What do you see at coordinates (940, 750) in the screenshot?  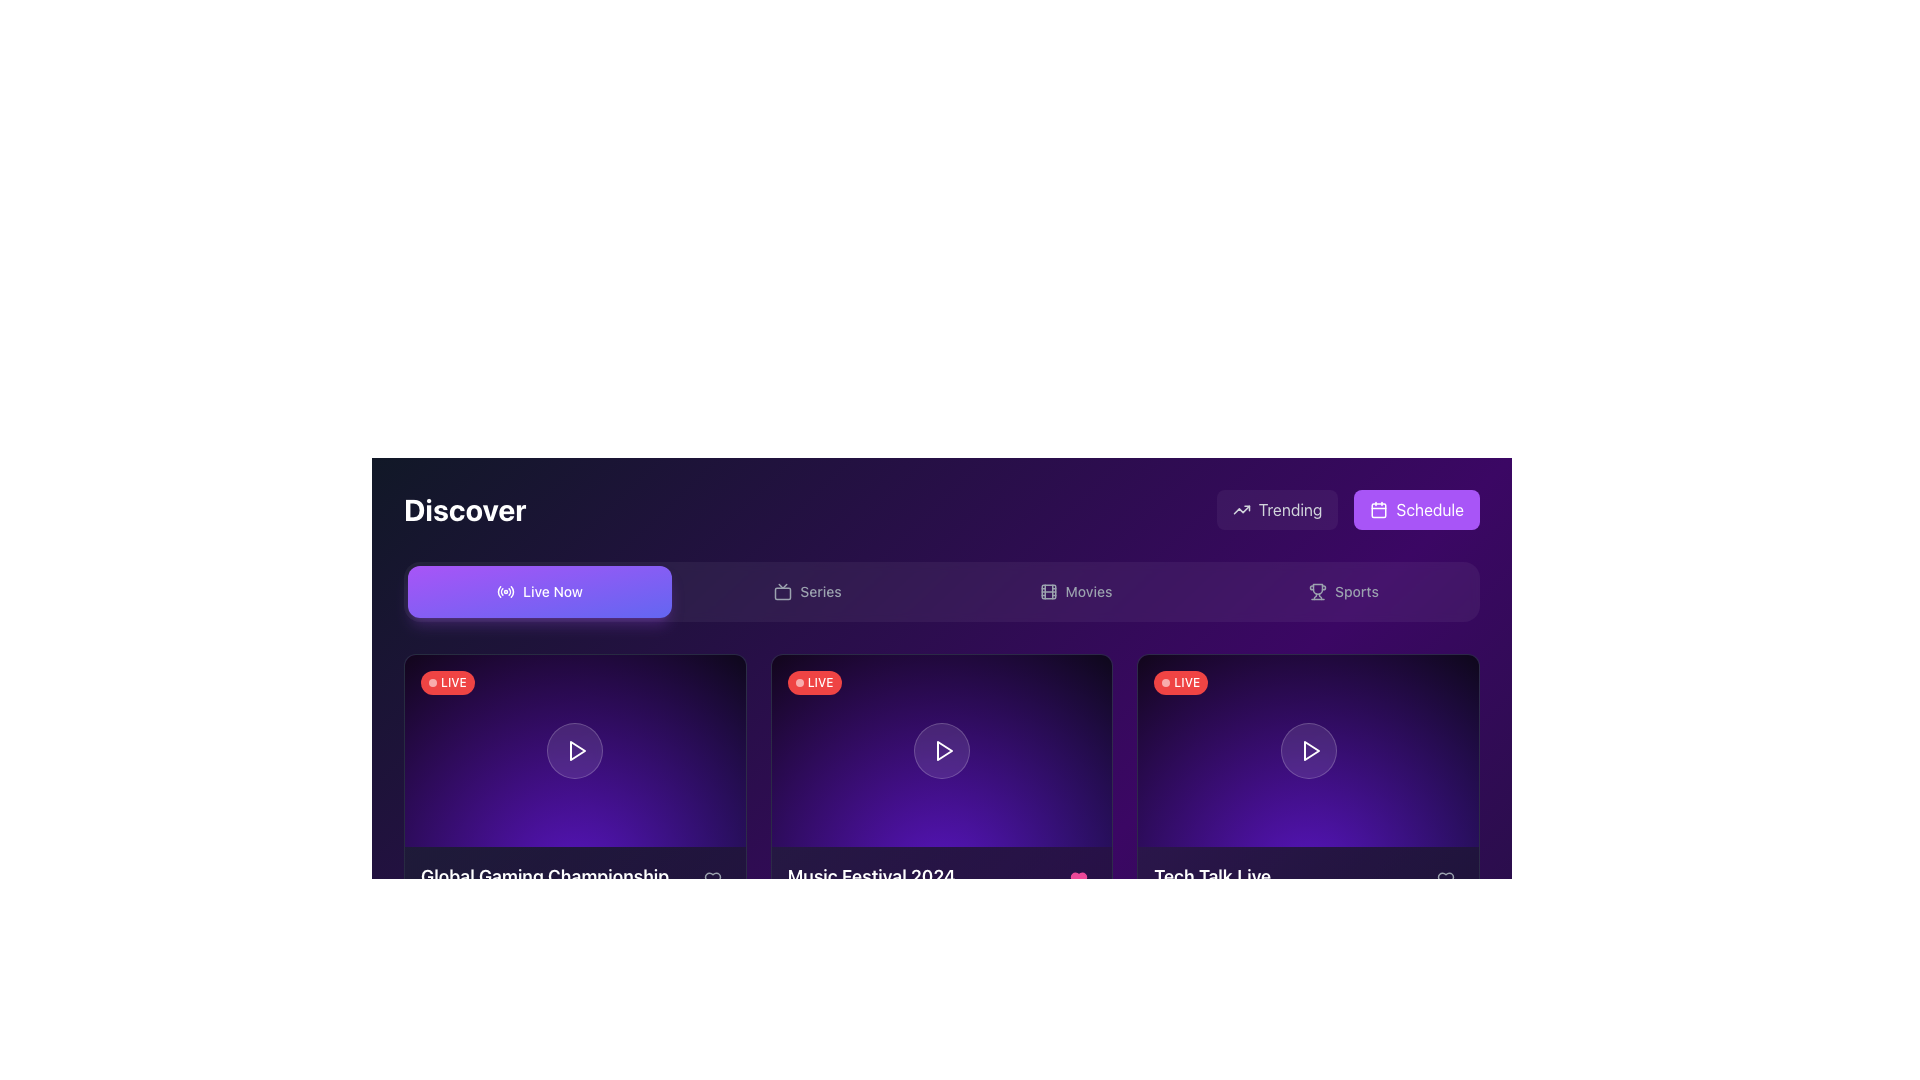 I see `the second clickable content block with an embedded play button` at bounding box center [940, 750].